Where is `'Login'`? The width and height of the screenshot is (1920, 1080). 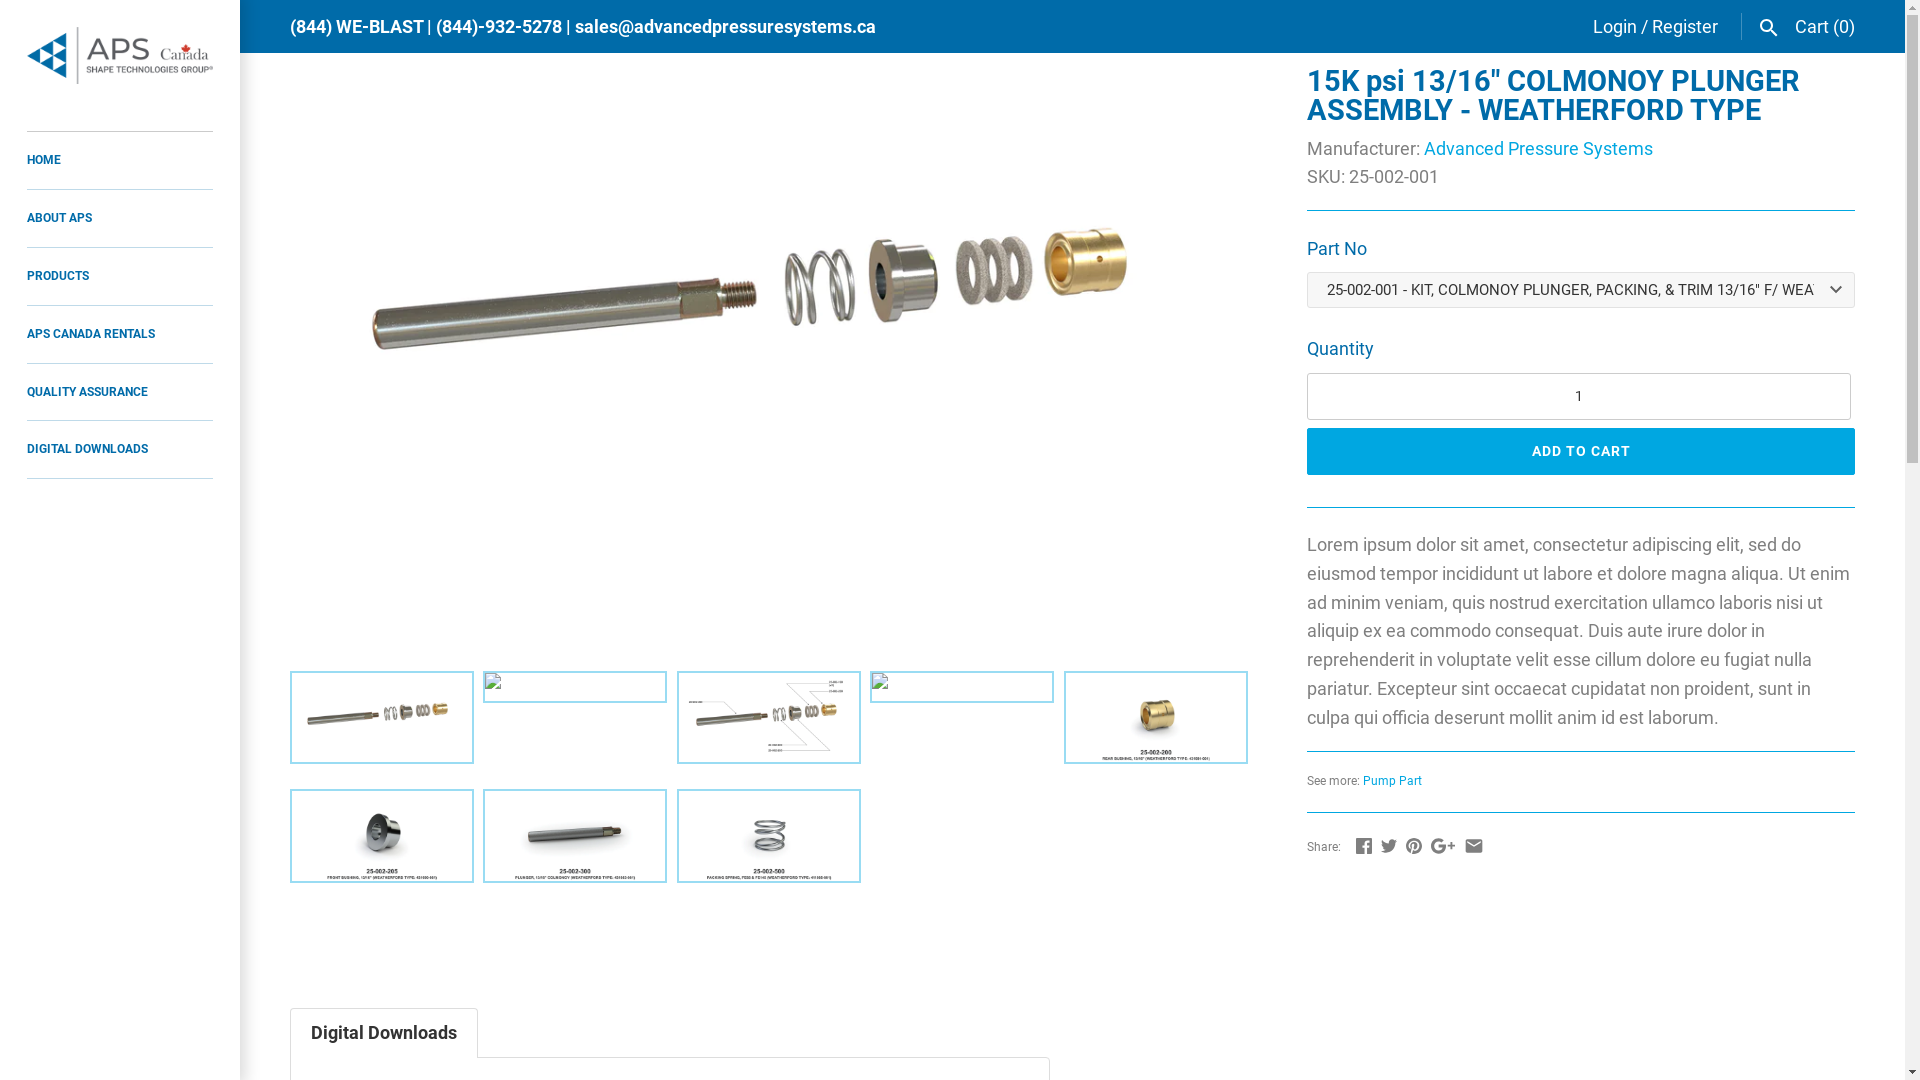 'Login' is located at coordinates (1614, 26).